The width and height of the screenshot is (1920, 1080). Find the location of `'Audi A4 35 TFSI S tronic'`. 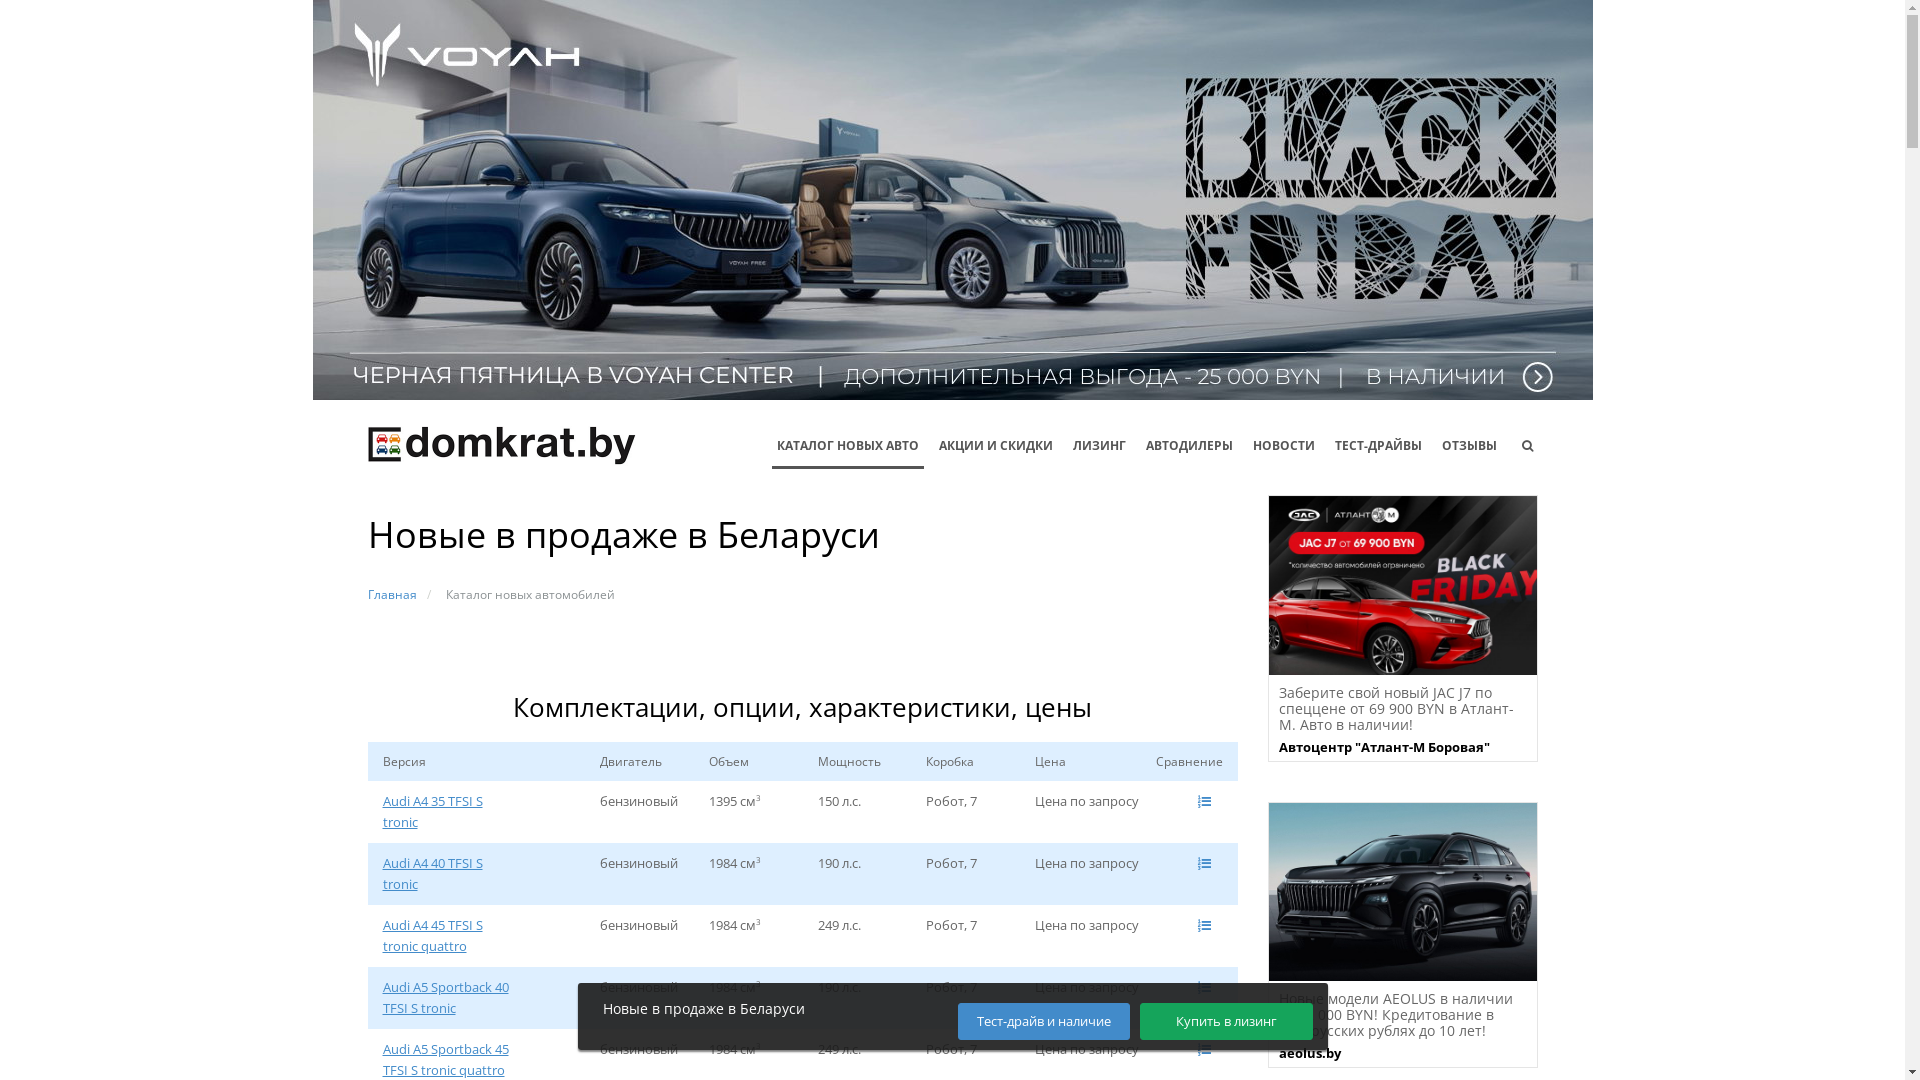

'Audi A4 35 TFSI S tronic' is located at coordinates (445, 812).